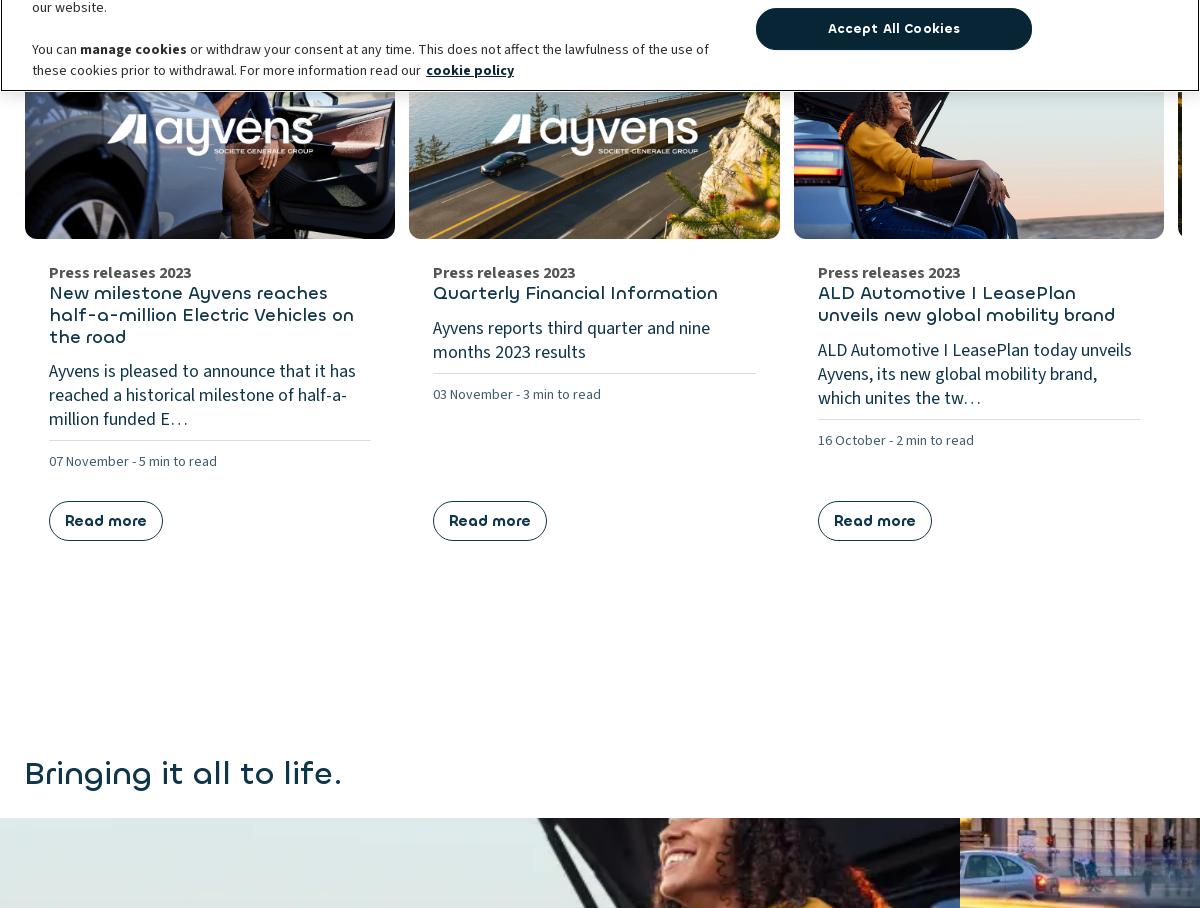 Image resolution: width=1200 pixels, height=908 pixels. I want to click on '16 October', so click(850, 440).